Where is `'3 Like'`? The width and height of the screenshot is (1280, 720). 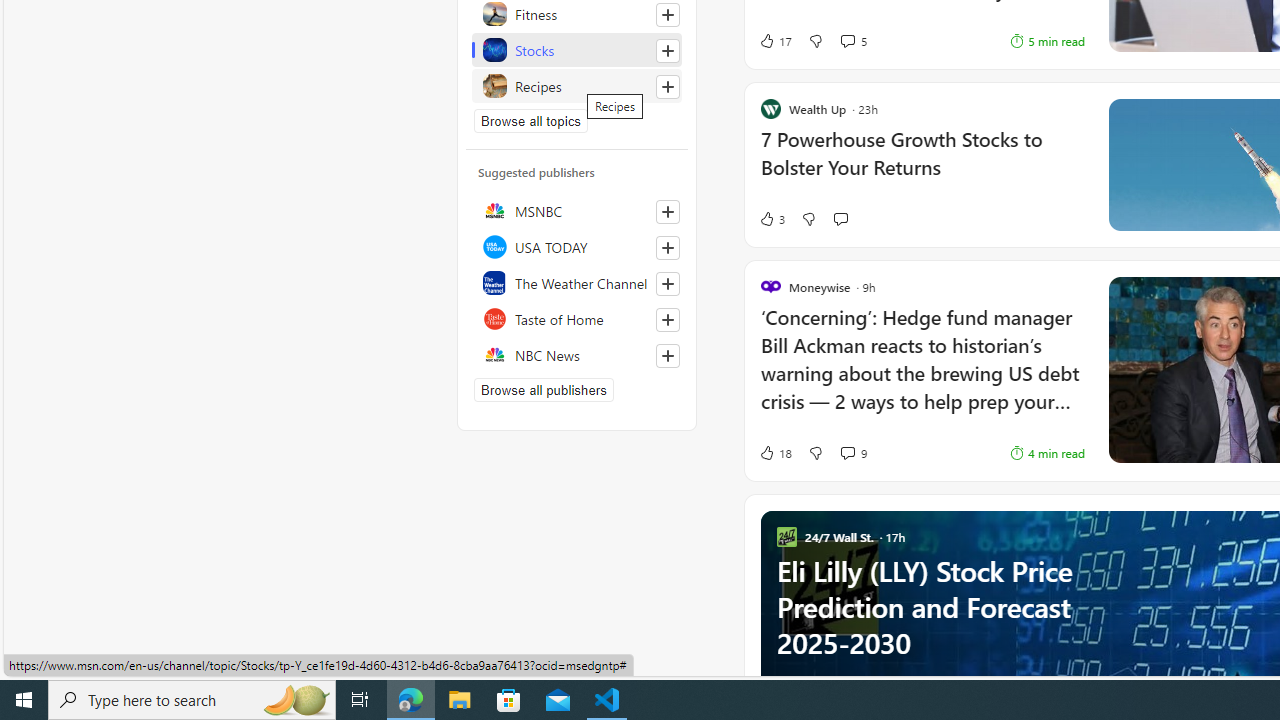 '3 Like' is located at coordinates (770, 219).